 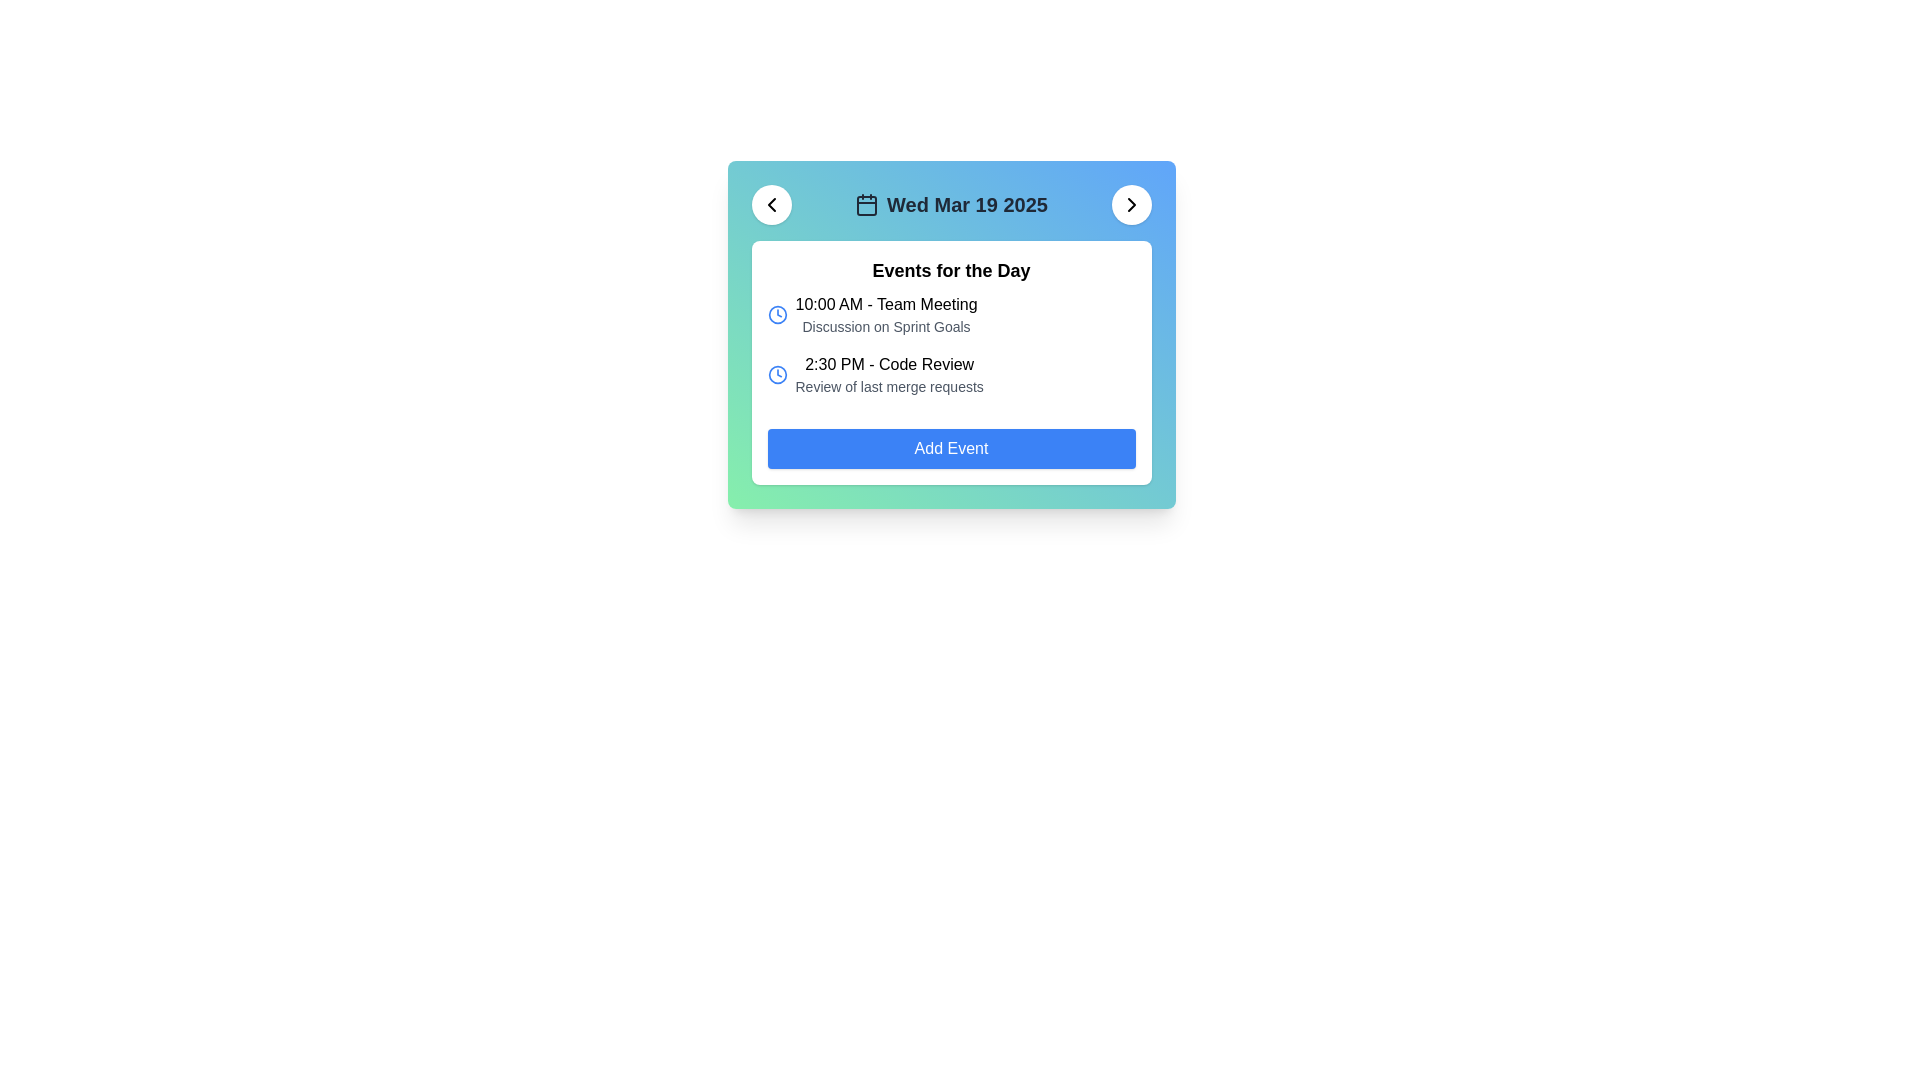 I want to click on the forward navigation icon located at the top-right section of the calendar interface, so click(x=1131, y=204).